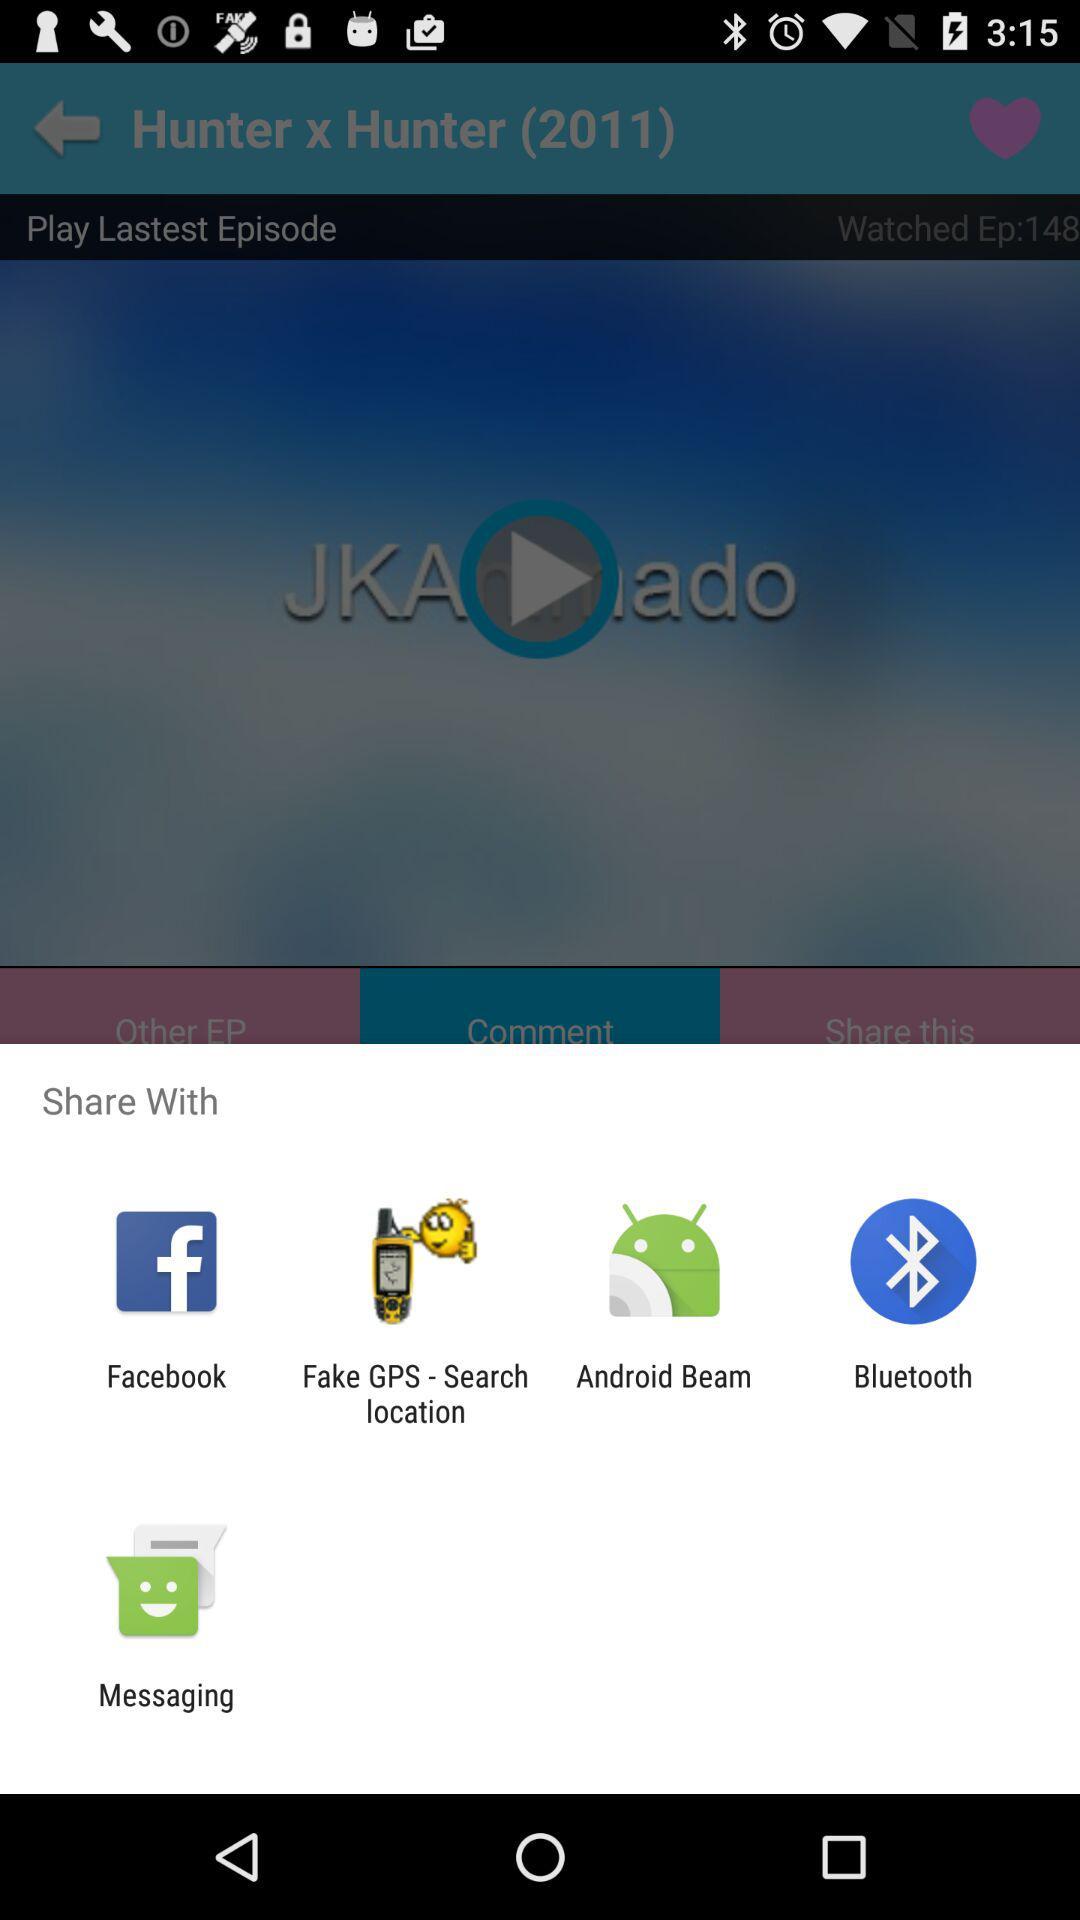 The width and height of the screenshot is (1080, 1920). Describe the element at coordinates (664, 1392) in the screenshot. I see `android beam` at that location.